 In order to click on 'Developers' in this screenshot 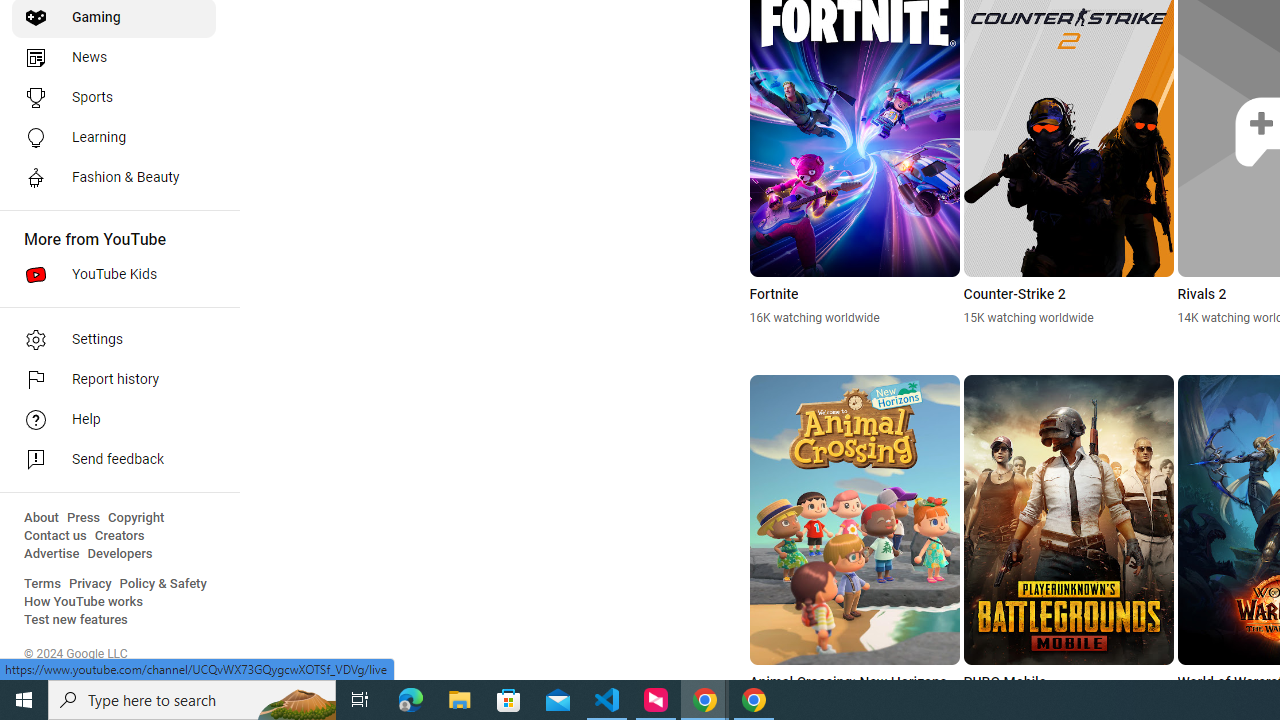, I will do `click(119, 554)`.